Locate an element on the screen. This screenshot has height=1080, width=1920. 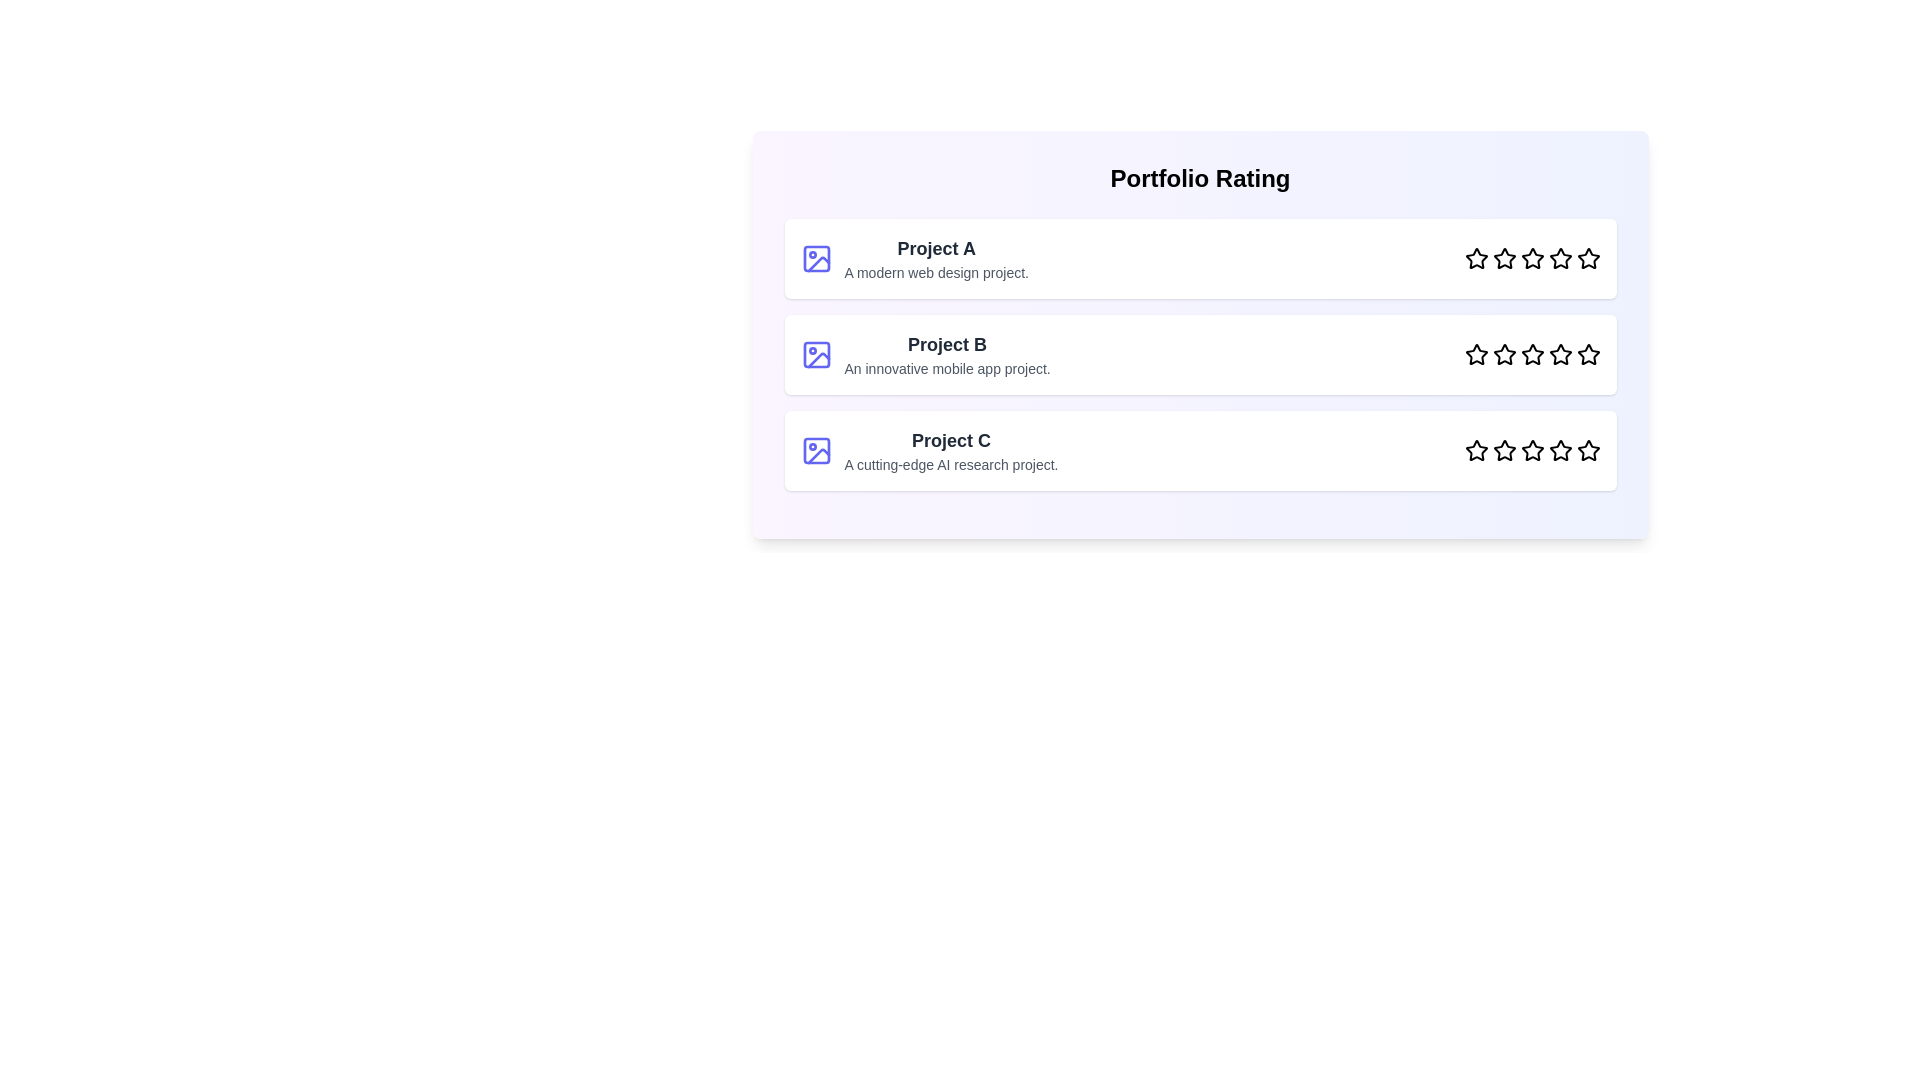
the title of Project A to view its details is located at coordinates (935, 248).